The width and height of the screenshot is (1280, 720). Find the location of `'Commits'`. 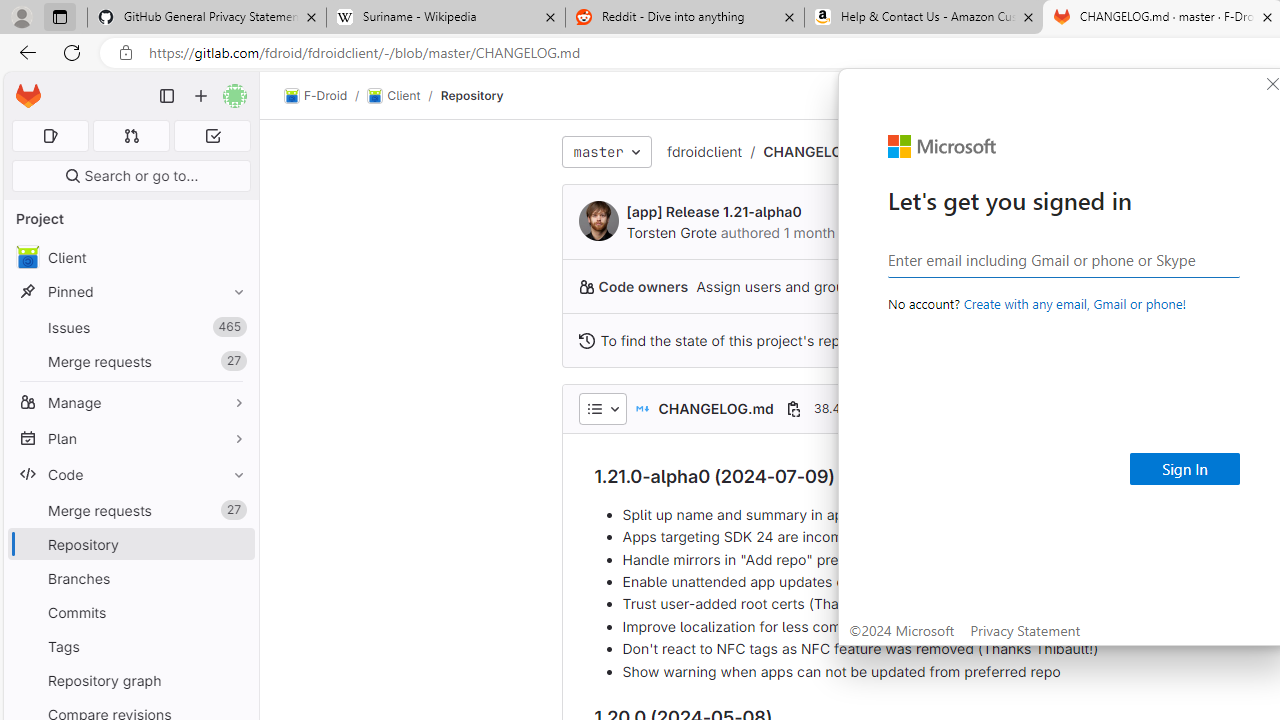

'Commits' is located at coordinates (130, 611).